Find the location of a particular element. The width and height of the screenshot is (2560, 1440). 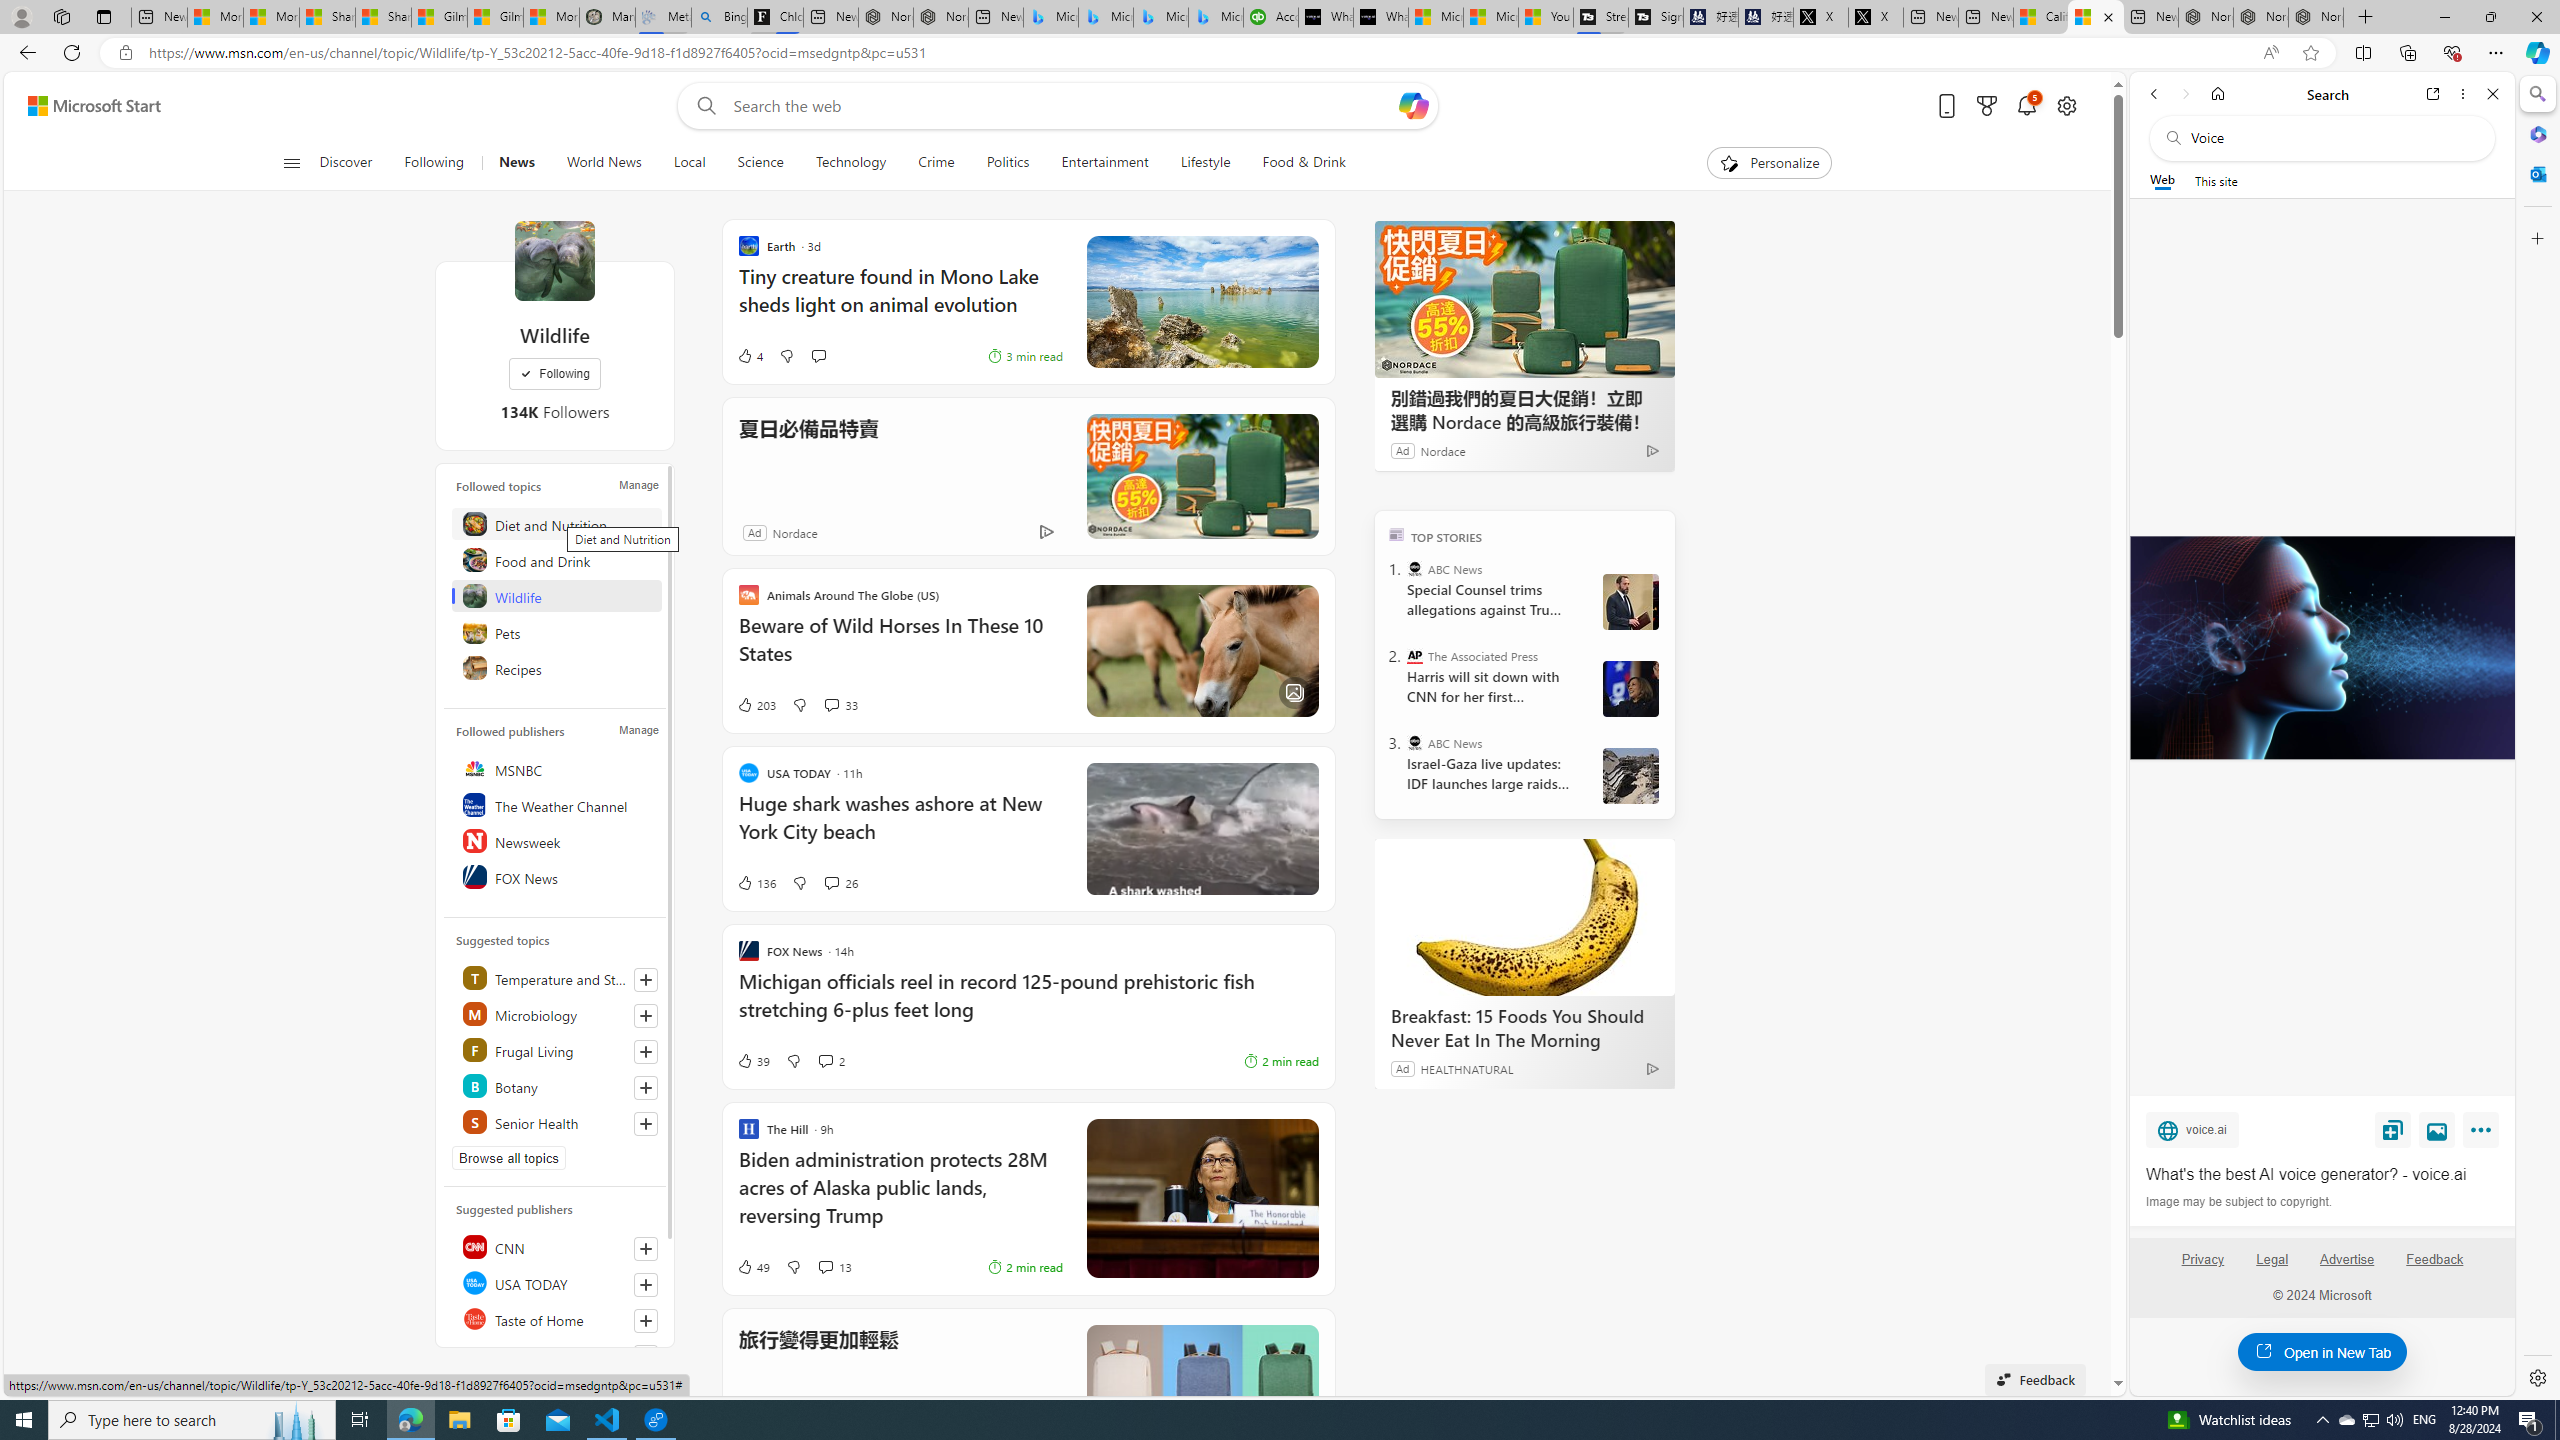

'View comments 13 Comment' is located at coordinates (833, 1267).